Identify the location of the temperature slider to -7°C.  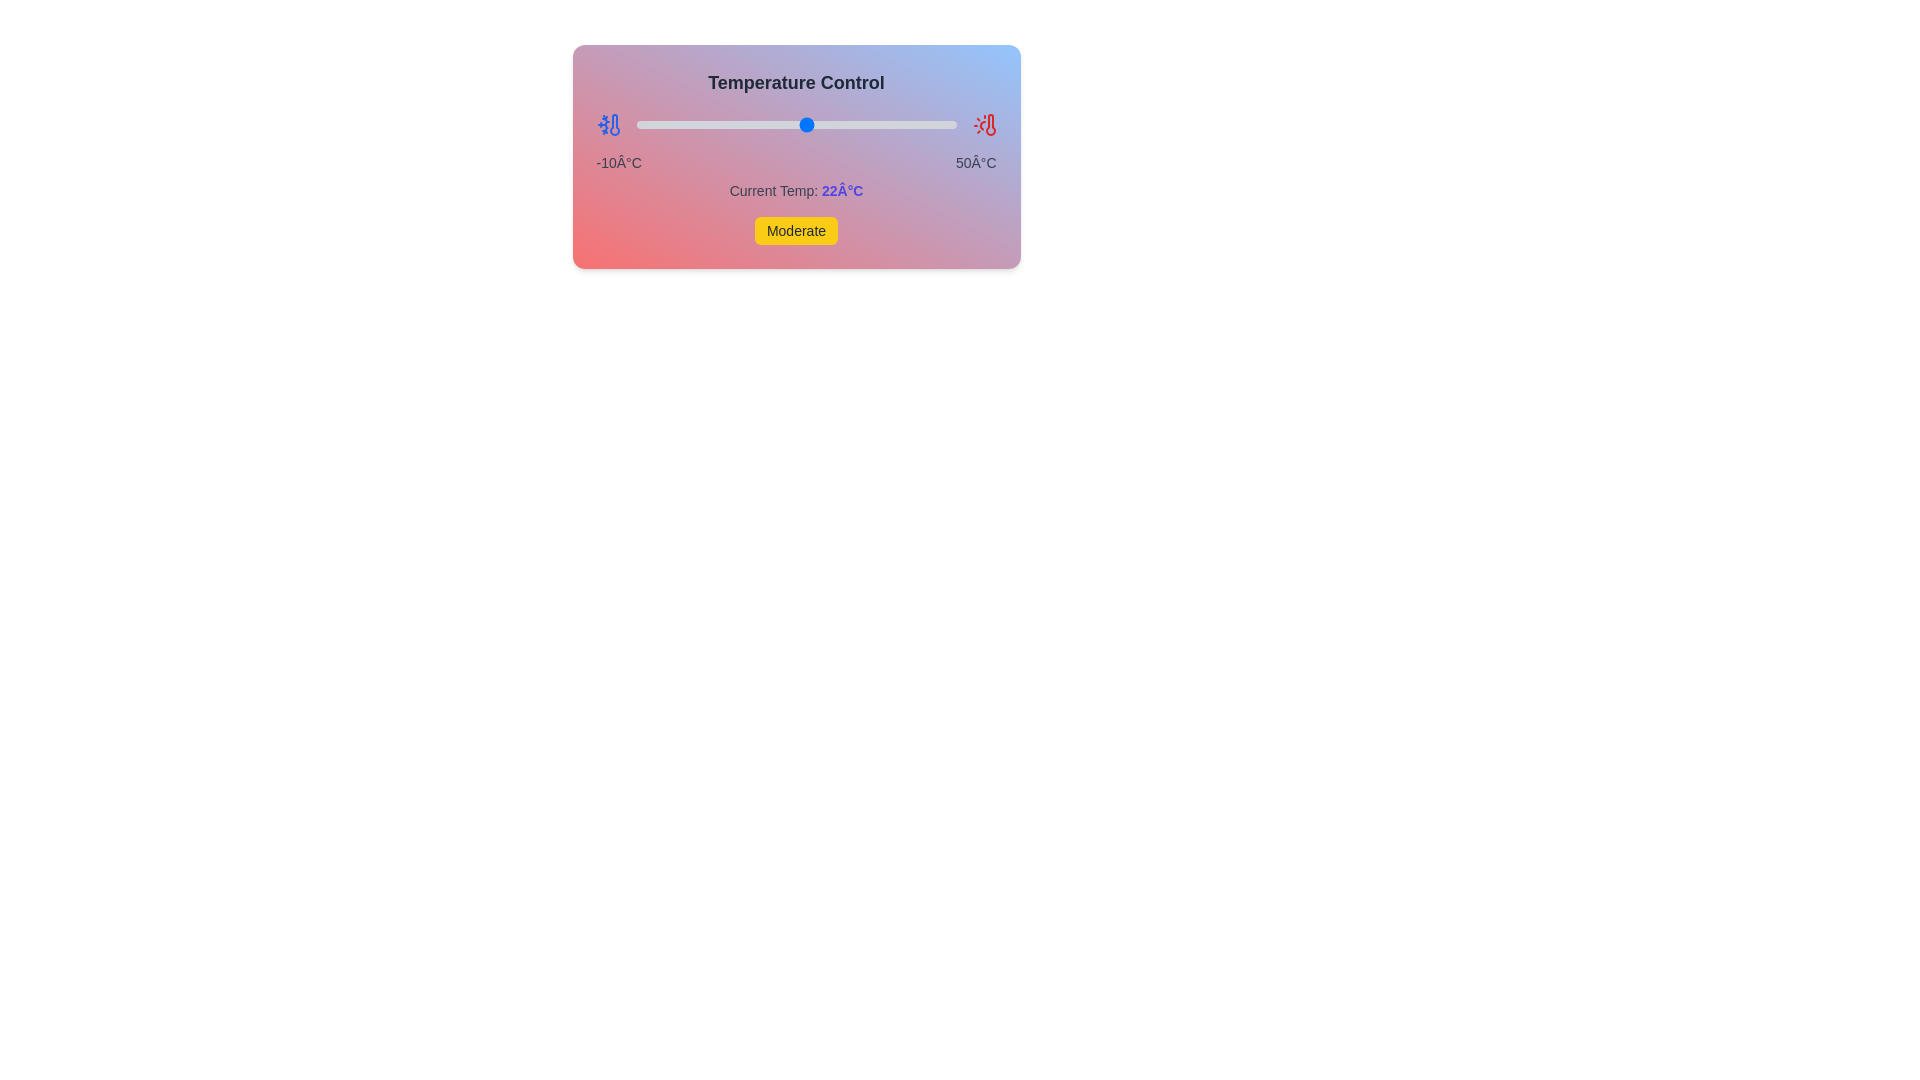
(652, 124).